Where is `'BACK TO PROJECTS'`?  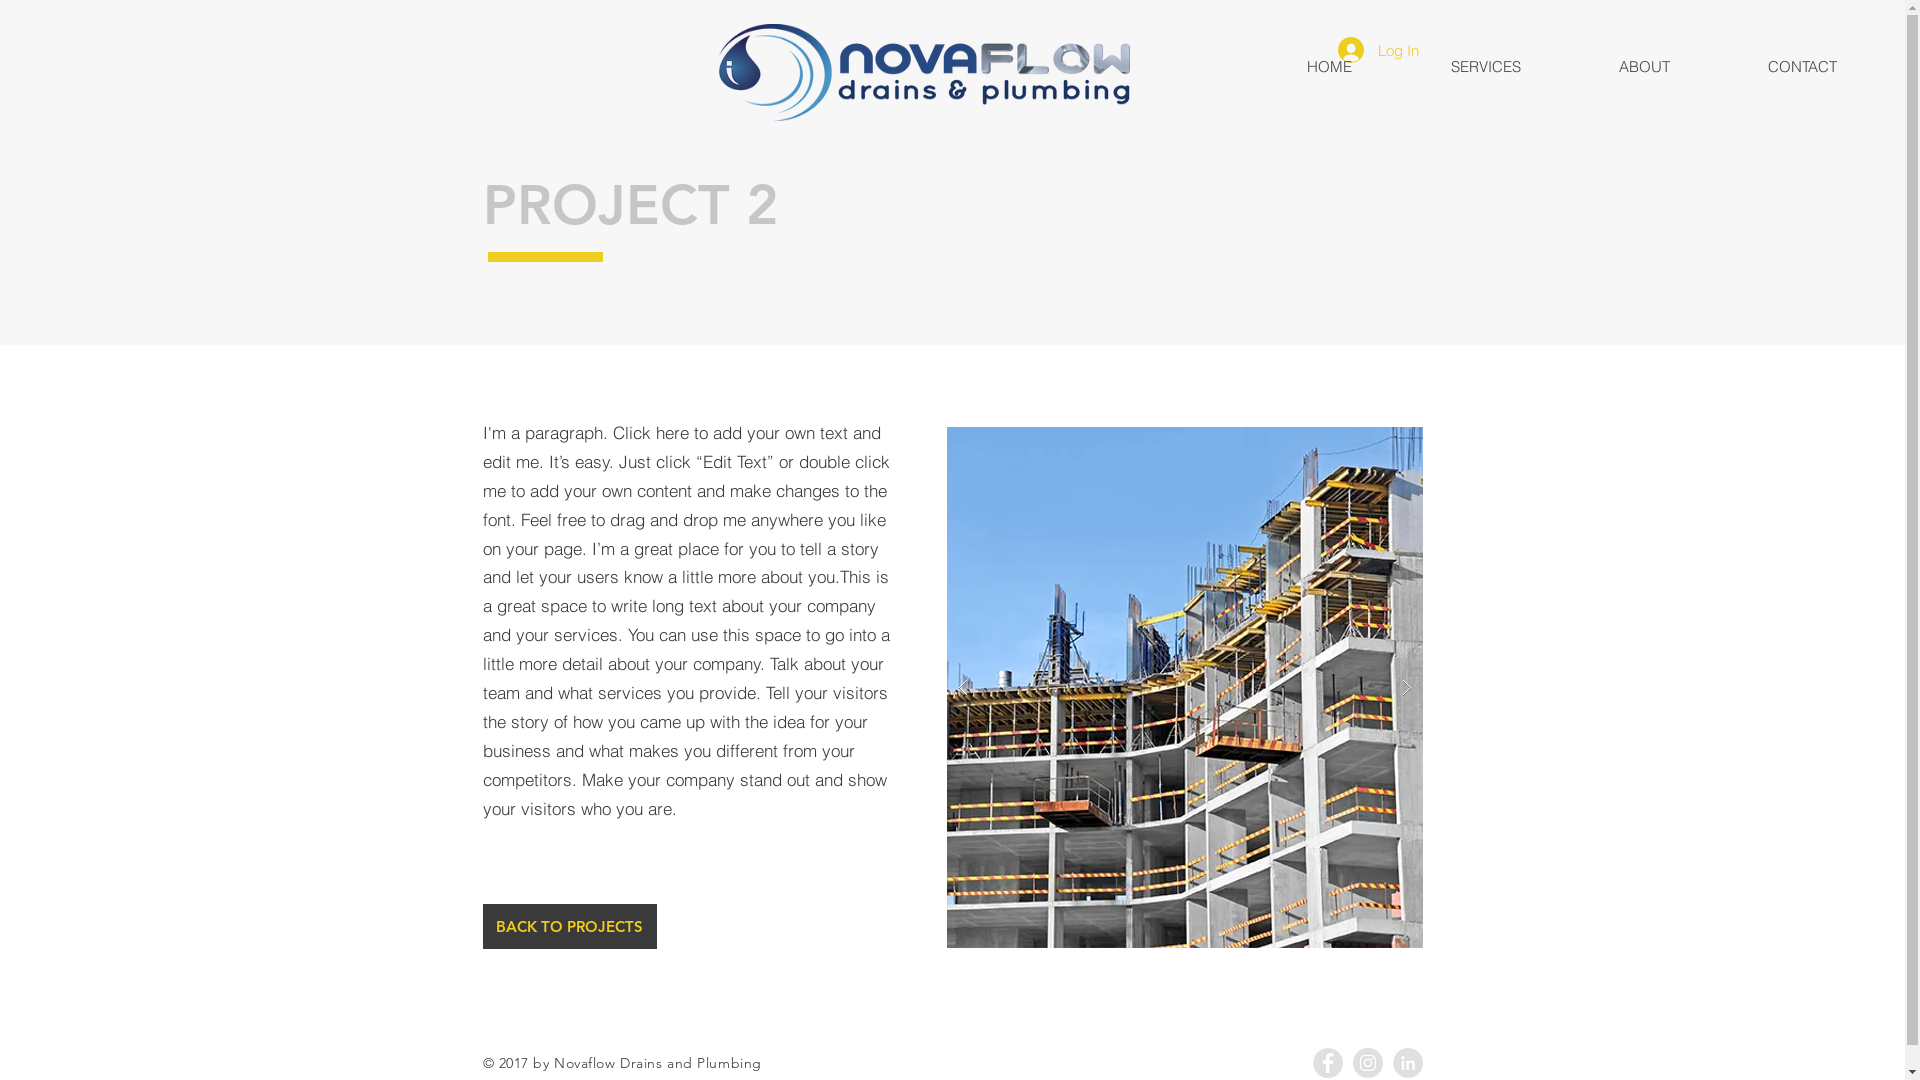
'BACK TO PROJECTS' is located at coordinates (568, 926).